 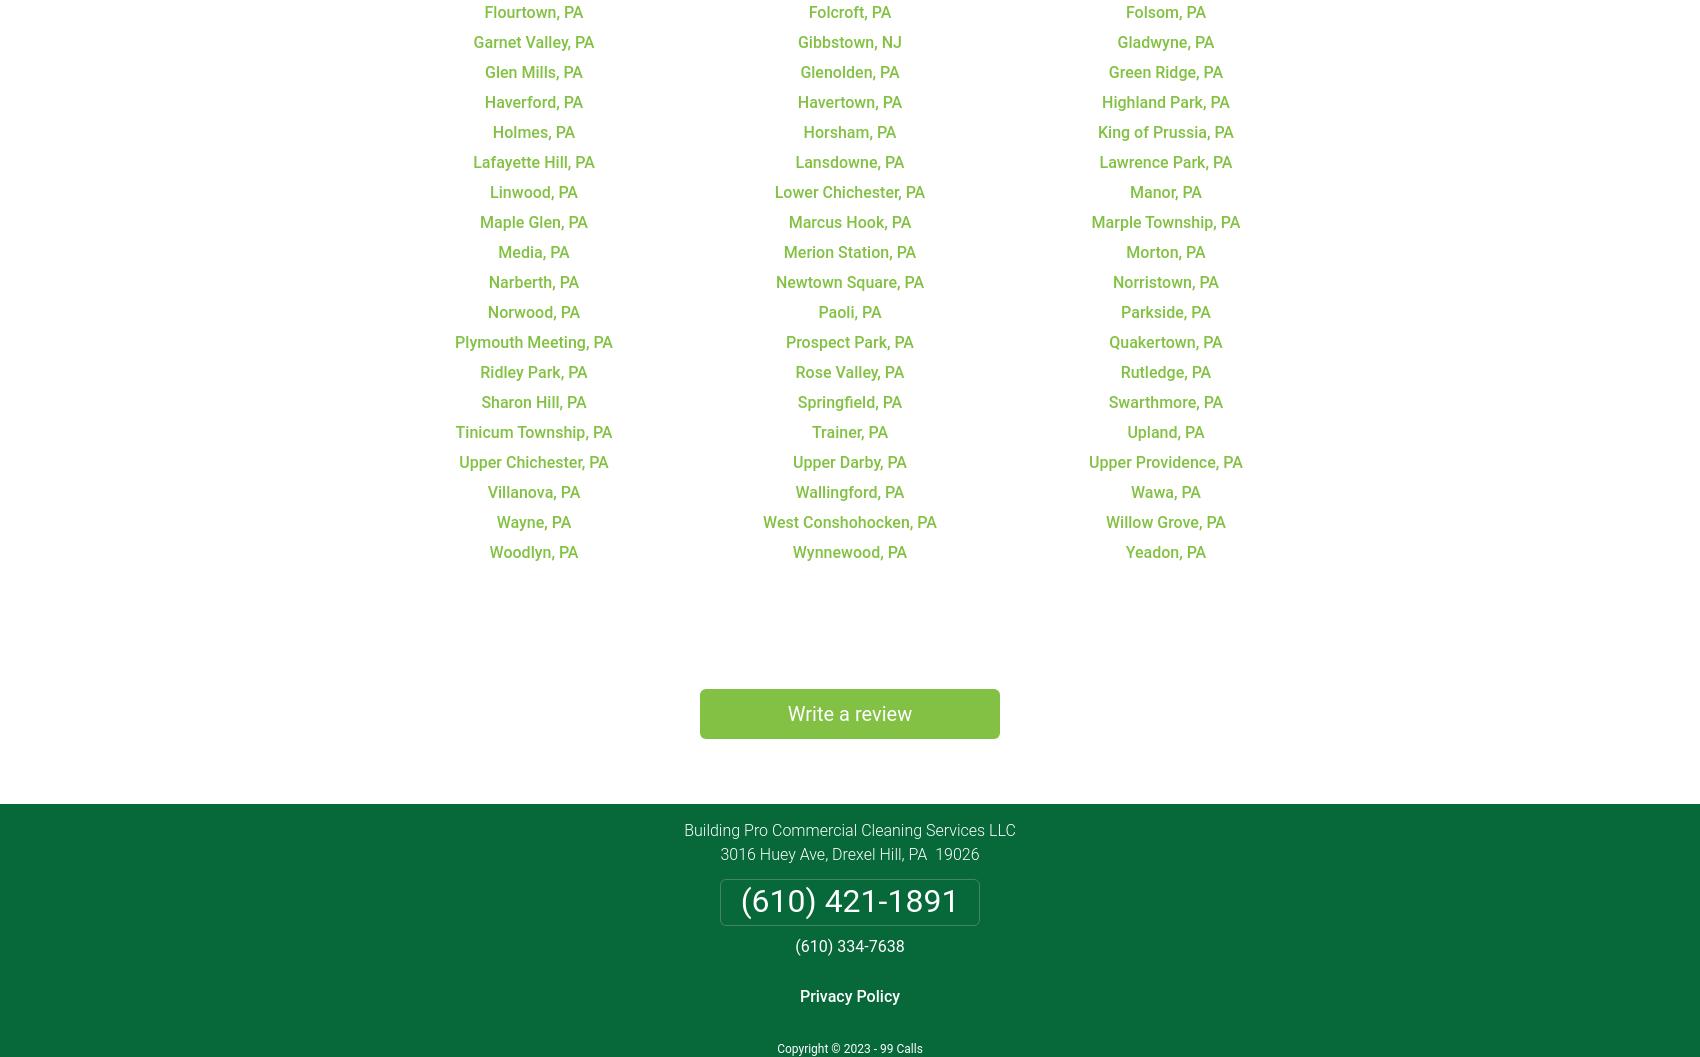 What do you see at coordinates (848, 994) in the screenshot?
I see `'Privacy Policy'` at bounding box center [848, 994].